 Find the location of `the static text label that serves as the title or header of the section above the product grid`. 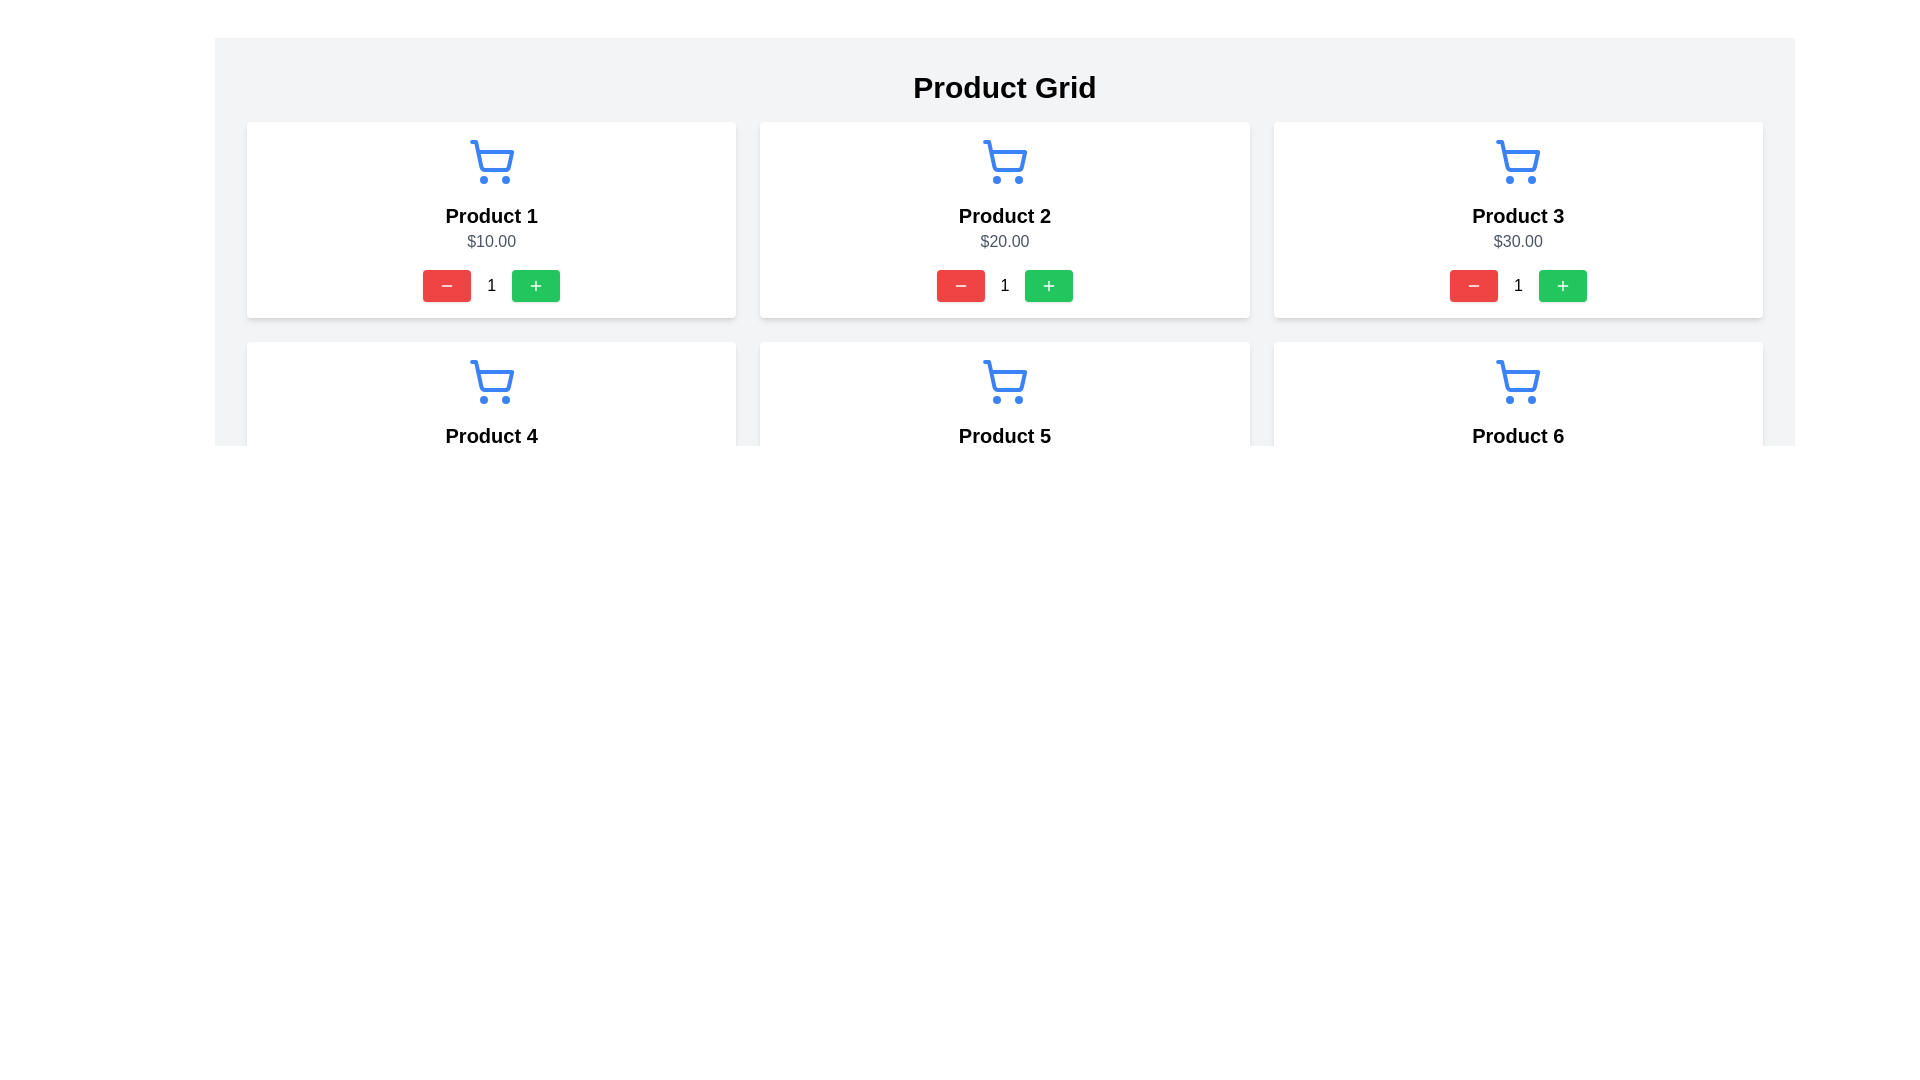

the static text label that serves as the title or header of the section above the product grid is located at coordinates (1004, 87).